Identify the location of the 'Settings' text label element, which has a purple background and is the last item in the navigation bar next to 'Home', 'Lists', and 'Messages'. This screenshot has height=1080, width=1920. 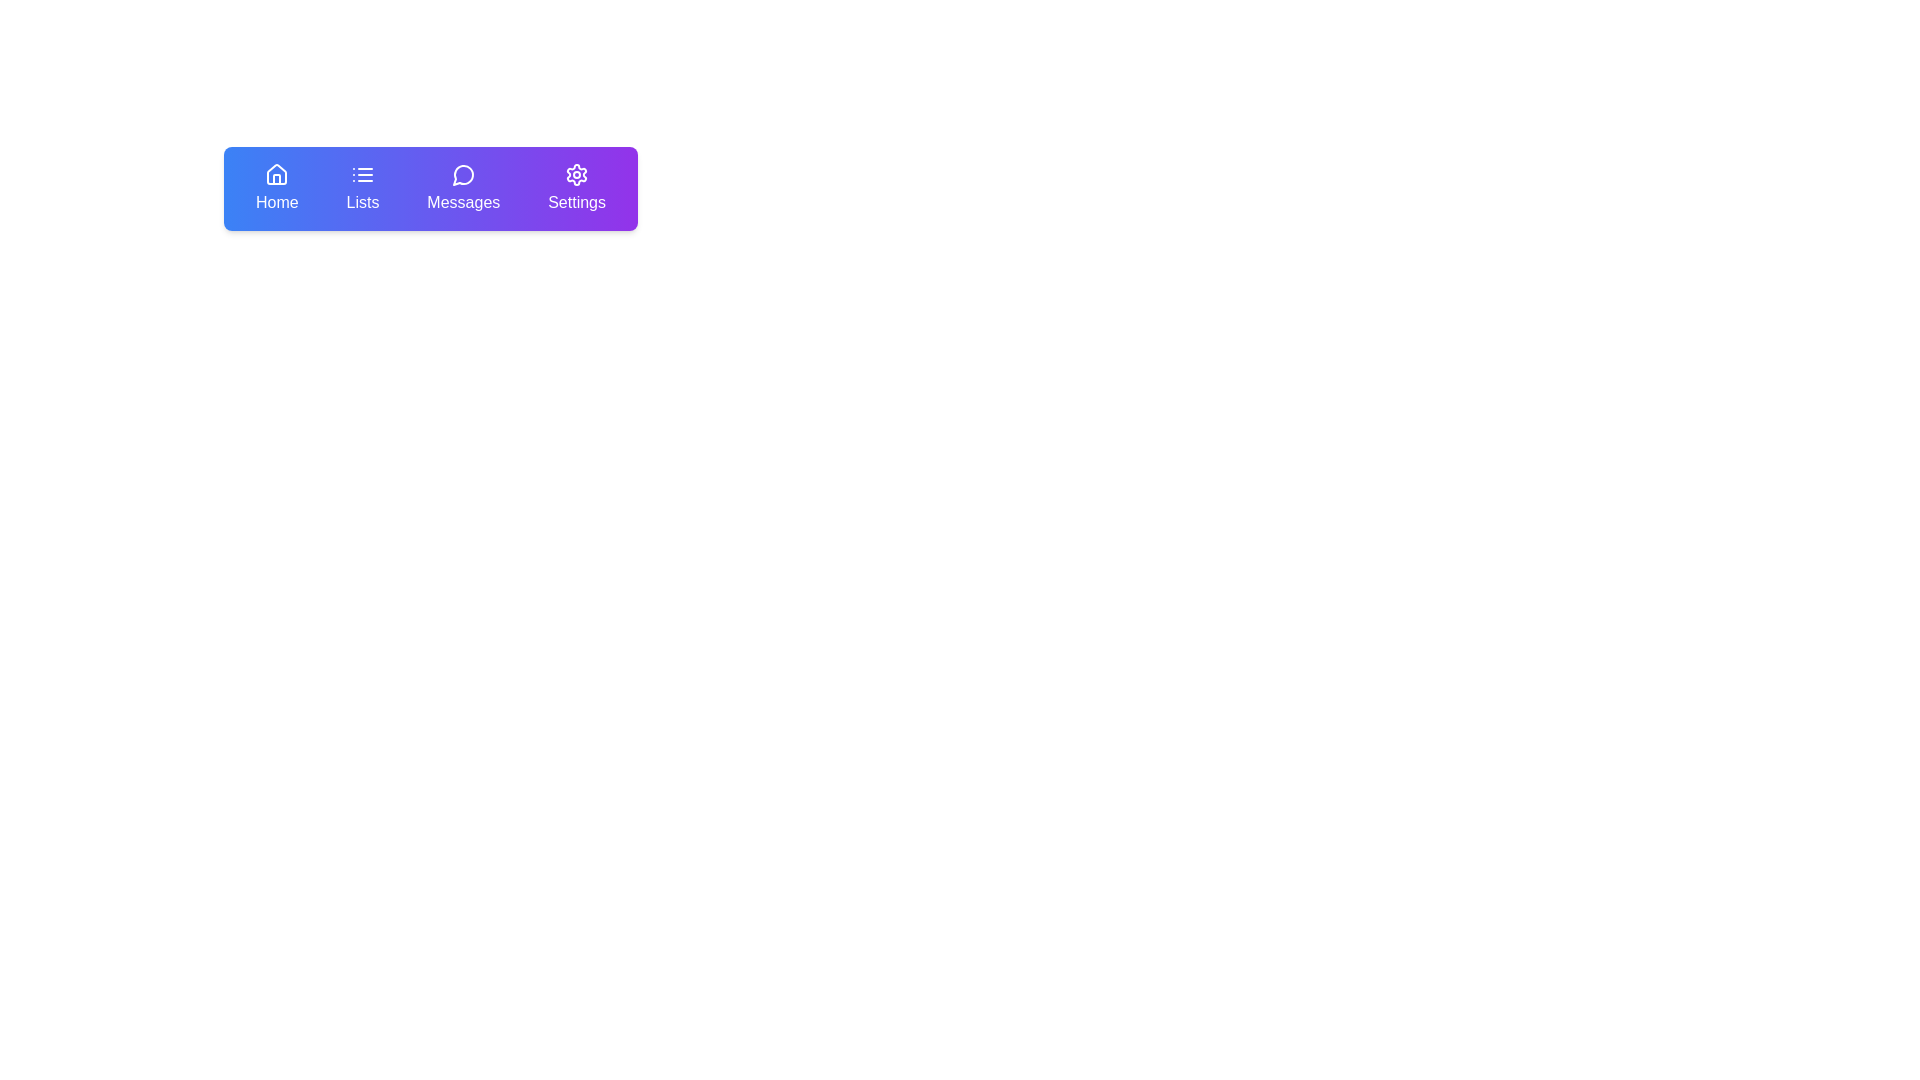
(576, 203).